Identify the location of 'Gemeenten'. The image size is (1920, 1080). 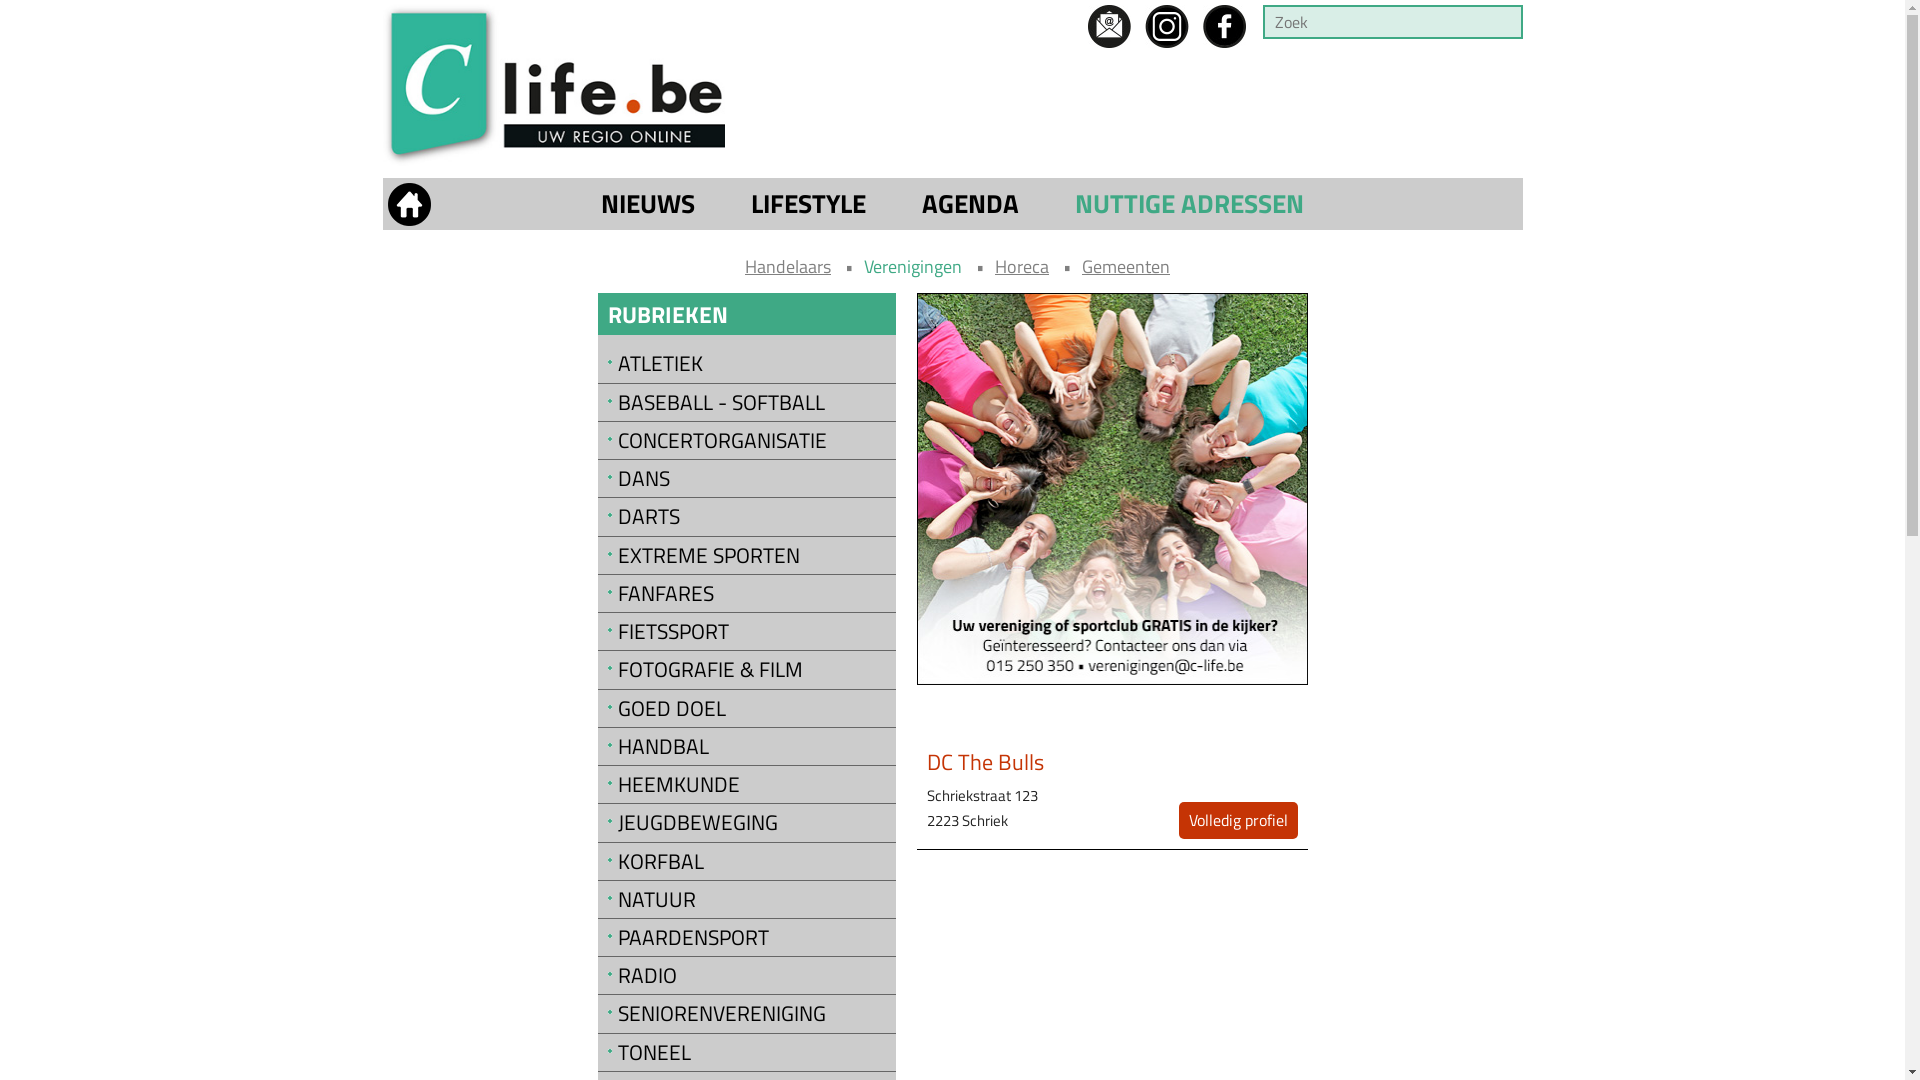
(1126, 265).